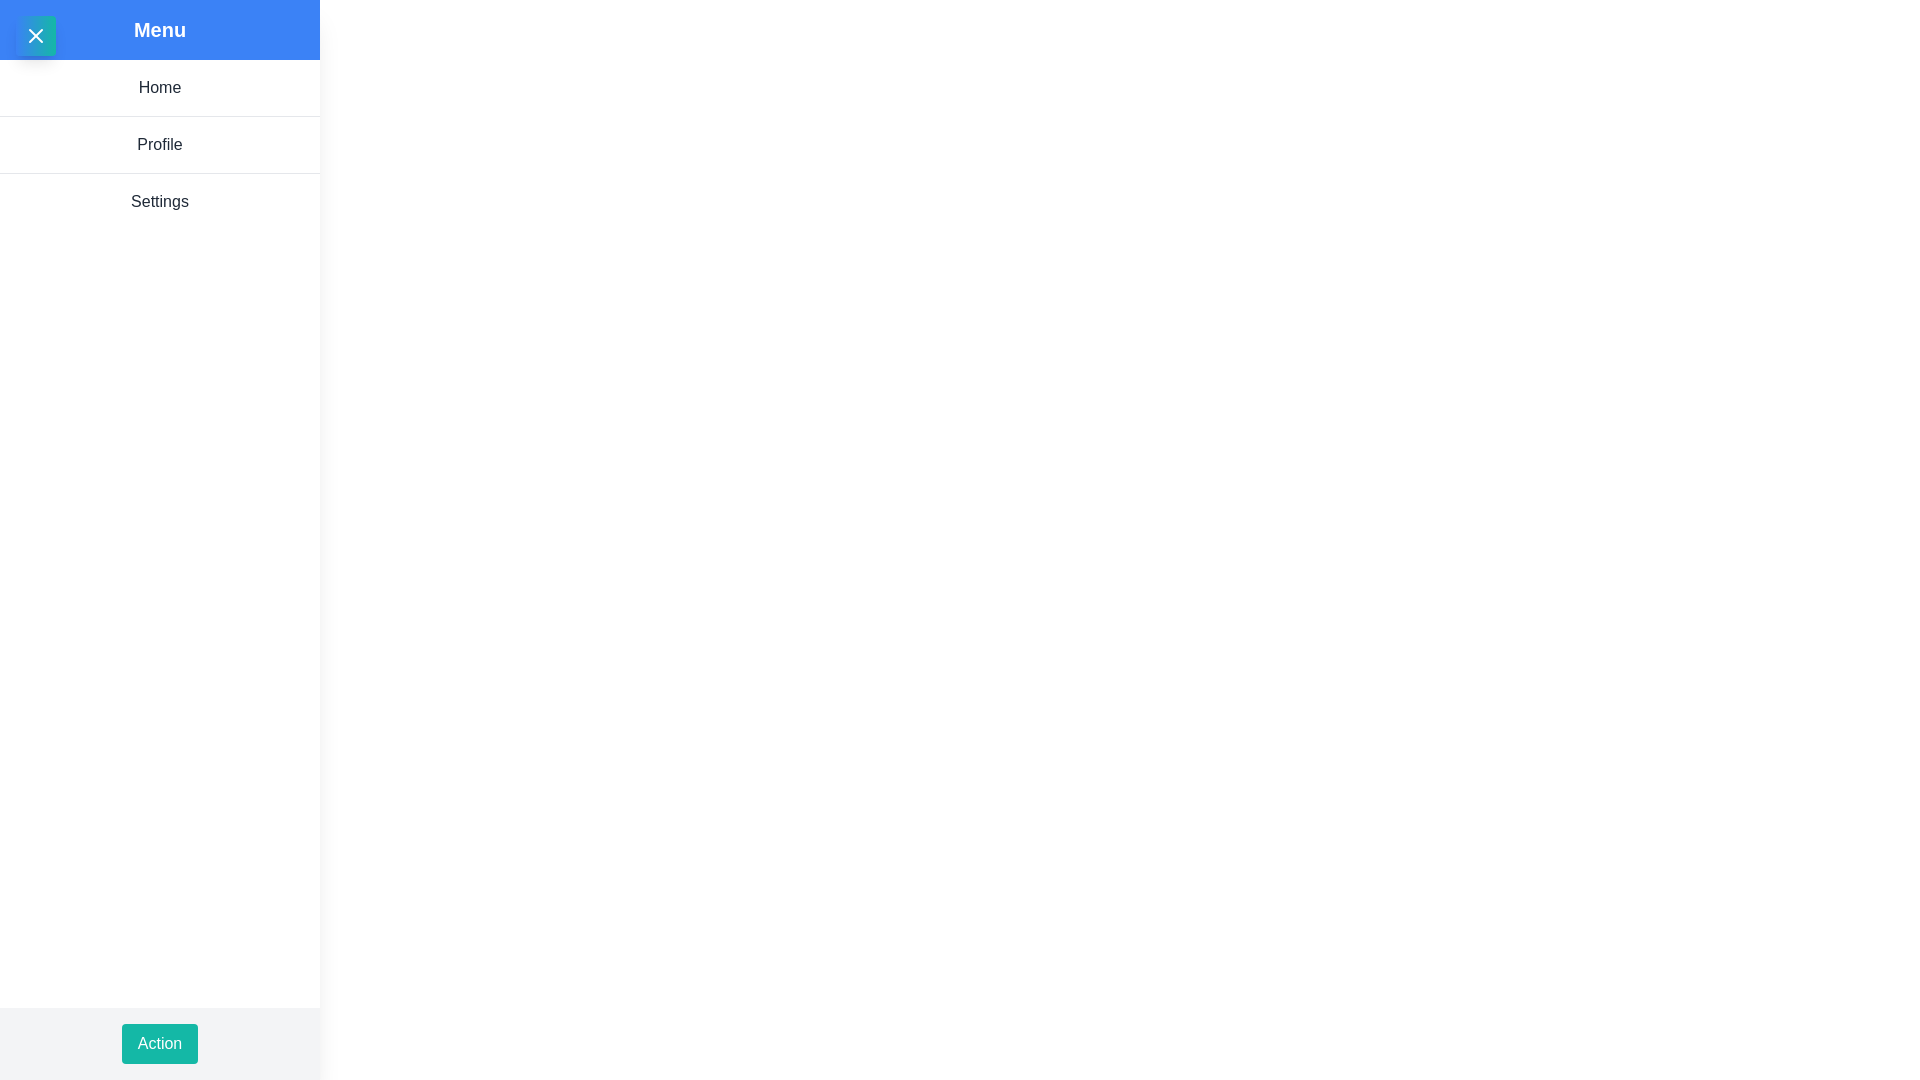 The width and height of the screenshot is (1920, 1080). I want to click on the button at the top-left corner of the screen to toggle the drawer, so click(35, 35).